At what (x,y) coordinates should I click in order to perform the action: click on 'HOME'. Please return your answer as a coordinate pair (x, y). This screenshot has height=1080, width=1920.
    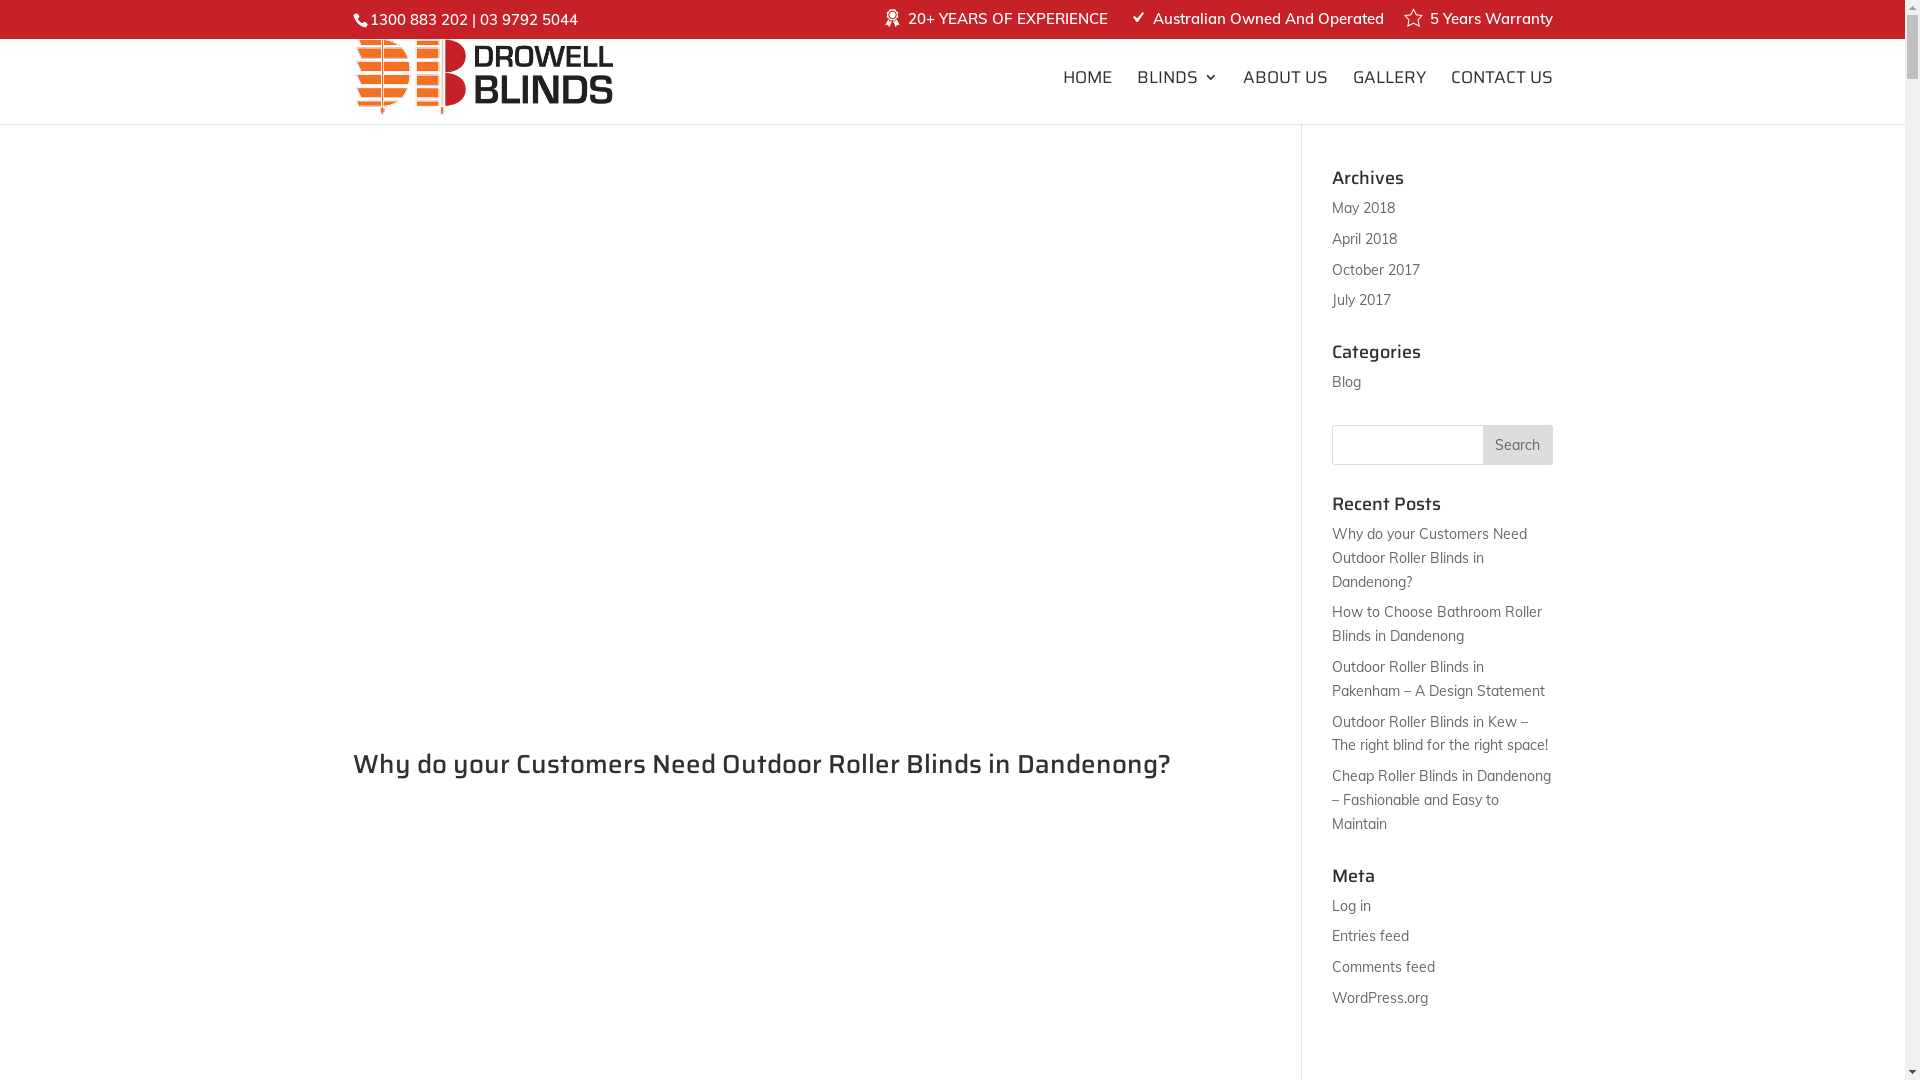
    Looking at the image, I should click on (1085, 96).